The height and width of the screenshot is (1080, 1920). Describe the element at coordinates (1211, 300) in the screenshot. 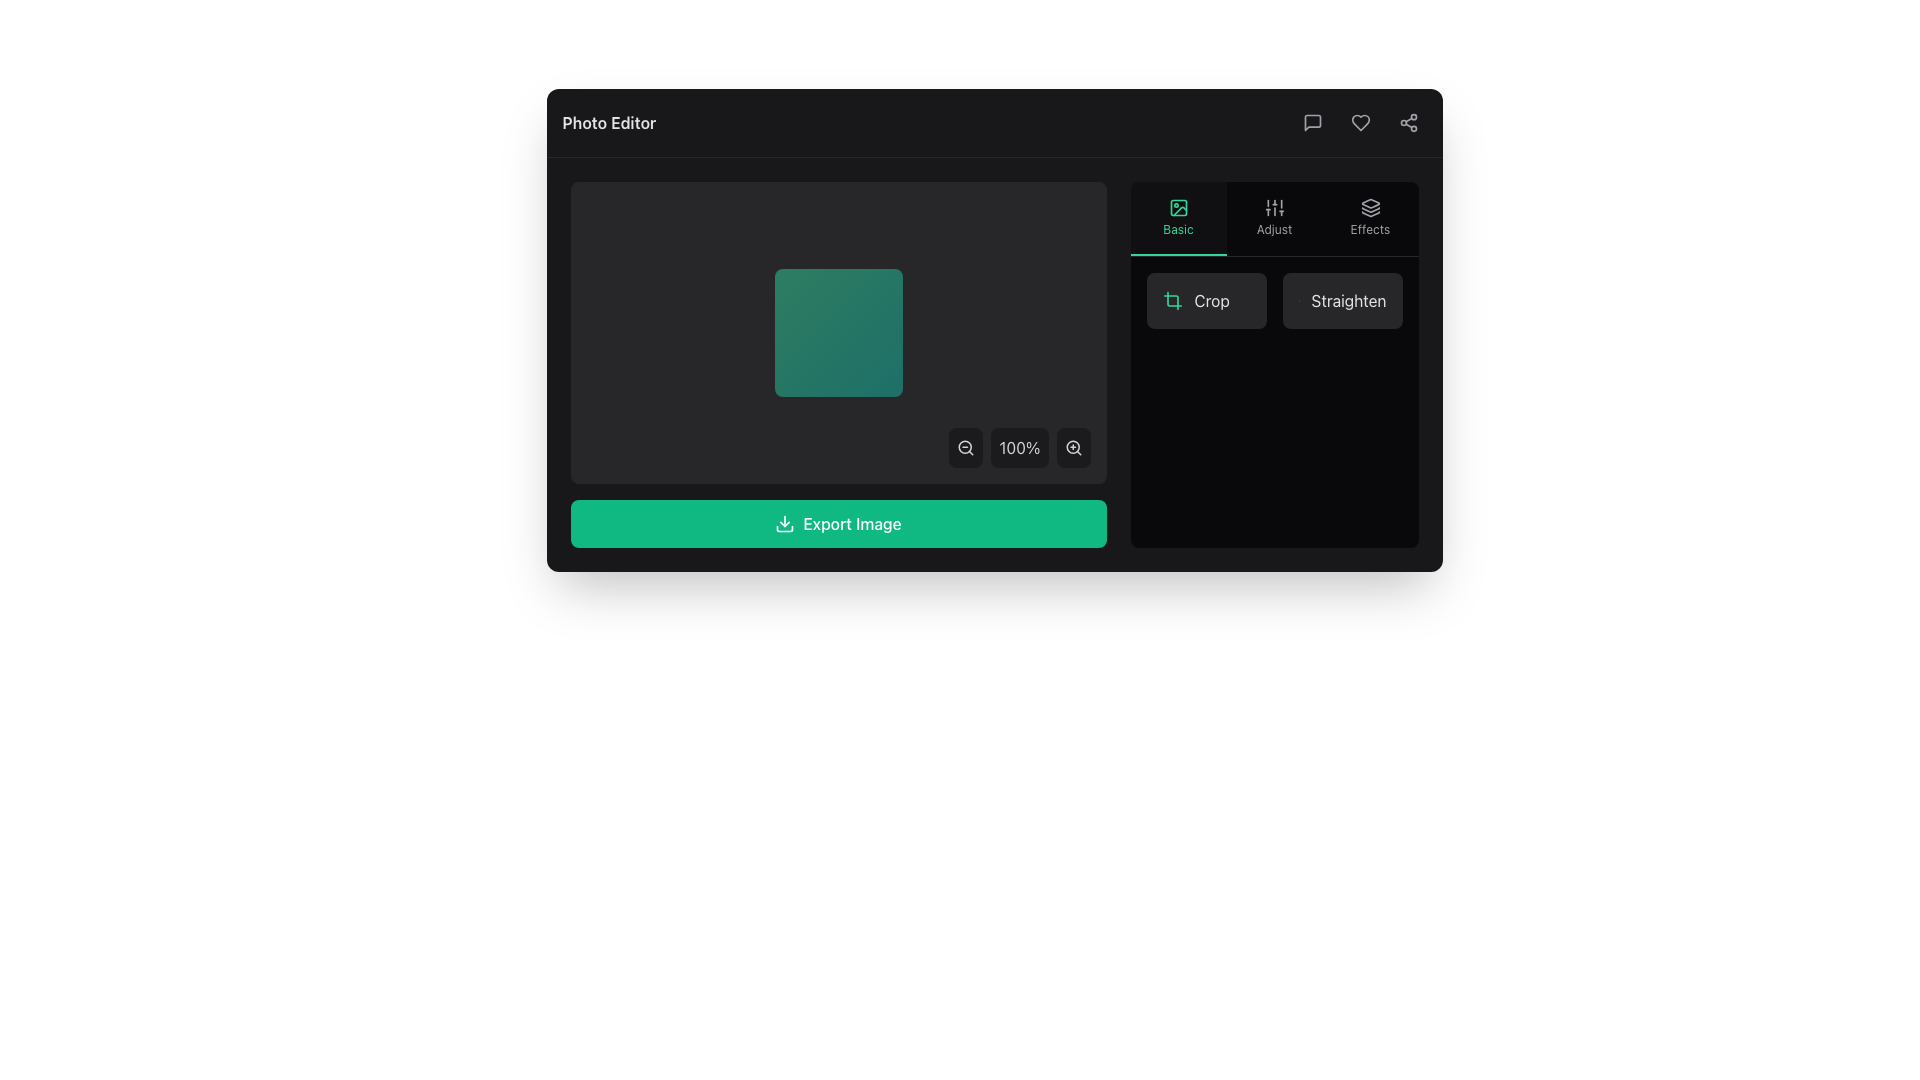

I see `text of the Label that indicates the functionality for the 'Crop' feature in the editing toolbar` at that location.